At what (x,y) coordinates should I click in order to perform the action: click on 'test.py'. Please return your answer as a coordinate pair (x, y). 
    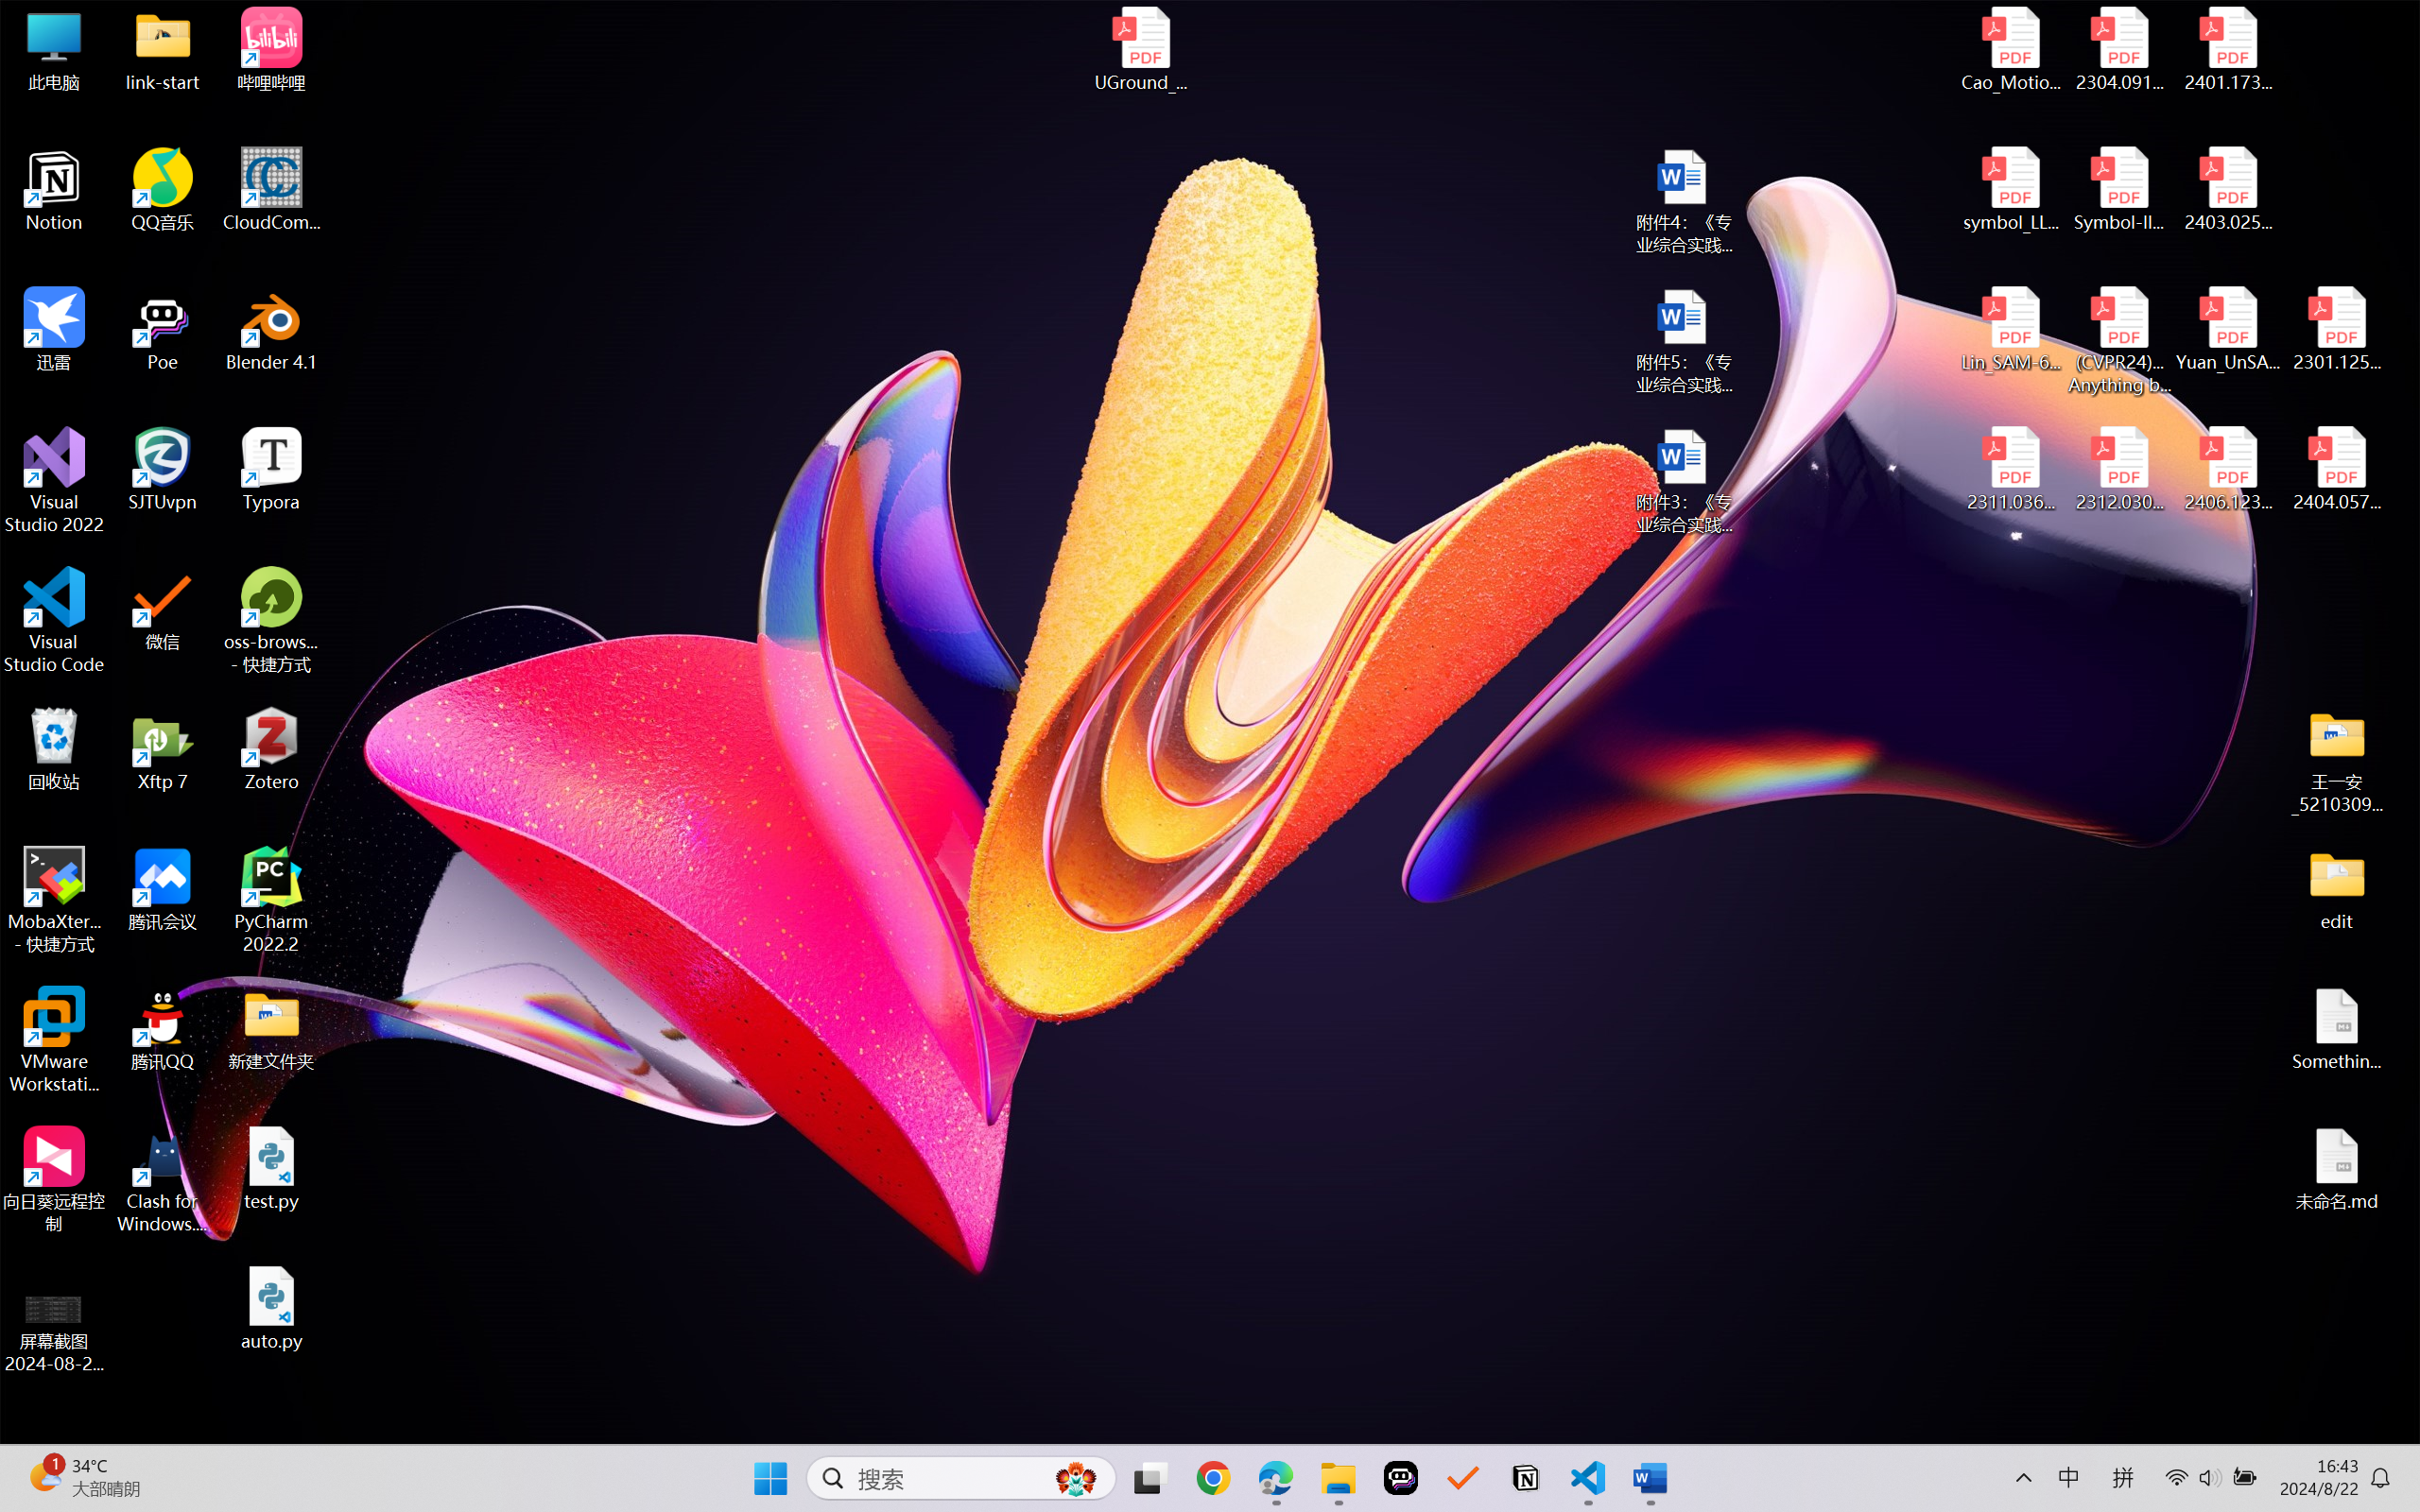
    Looking at the image, I should click on (271, 1167).